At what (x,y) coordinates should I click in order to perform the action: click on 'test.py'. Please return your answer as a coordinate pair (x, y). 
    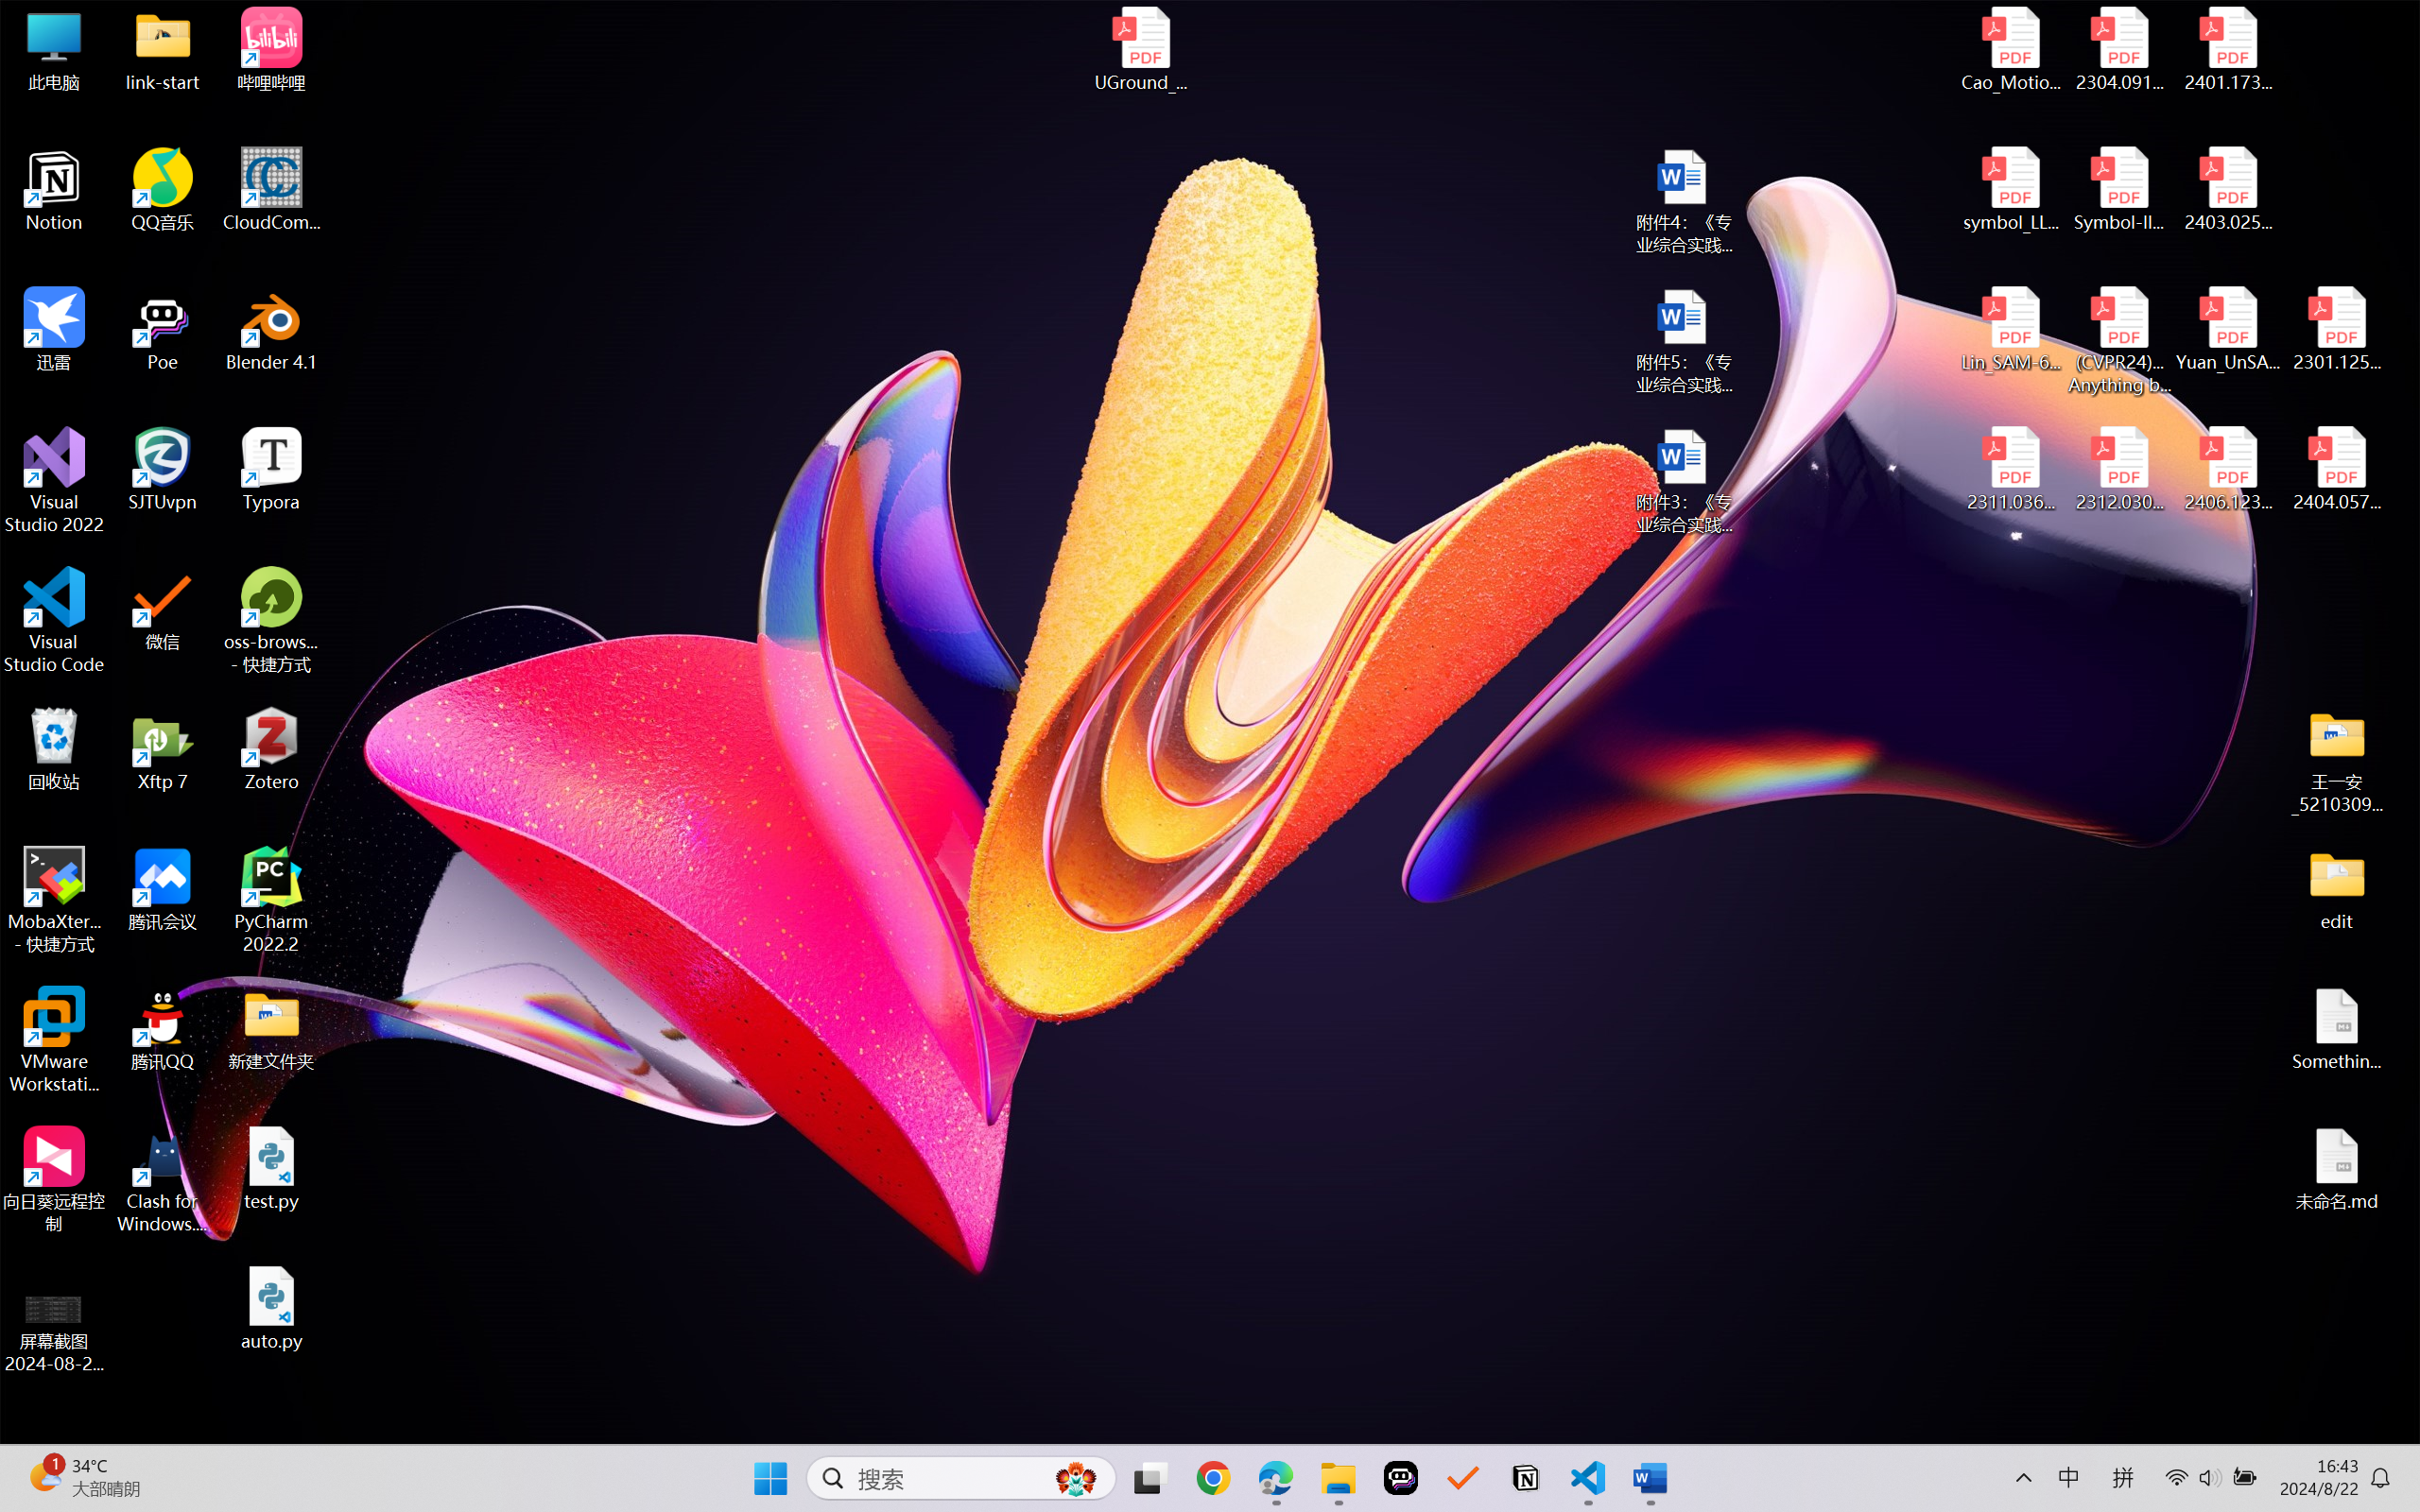
    Looking at the image, I should click on (271, 1167).